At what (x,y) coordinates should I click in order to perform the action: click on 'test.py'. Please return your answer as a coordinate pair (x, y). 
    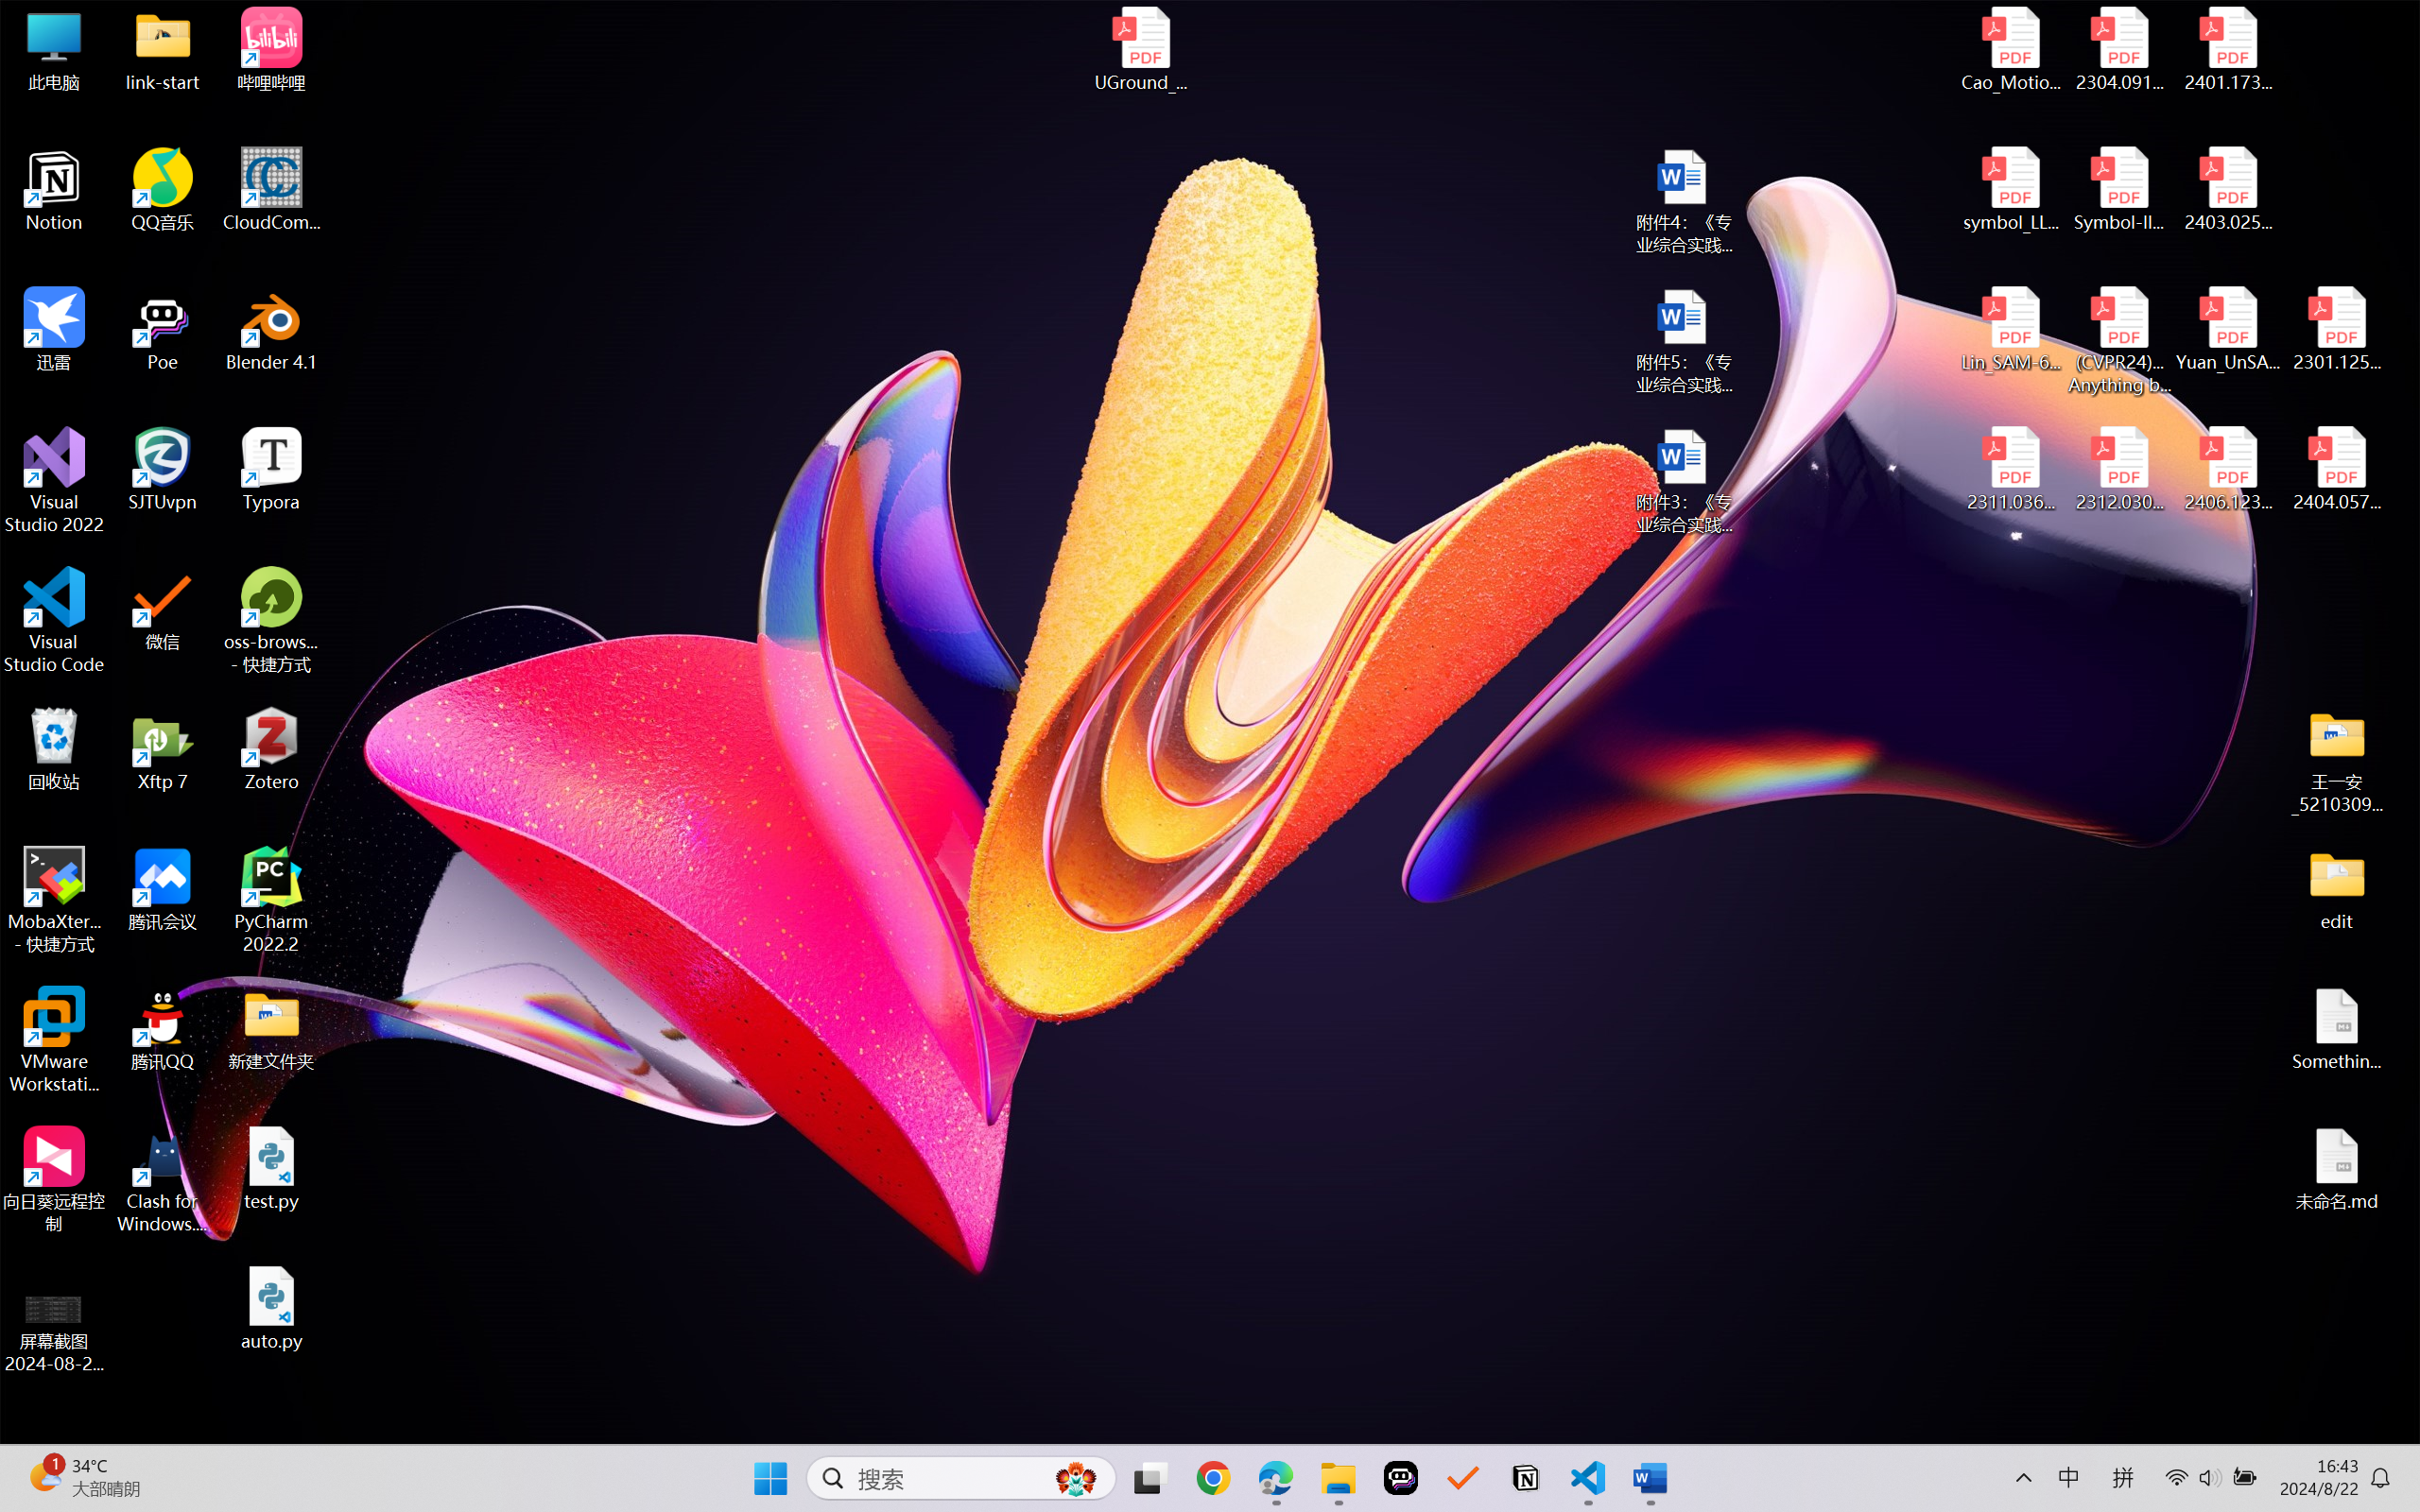
    Looking at the image, I should click on (271, 1167).